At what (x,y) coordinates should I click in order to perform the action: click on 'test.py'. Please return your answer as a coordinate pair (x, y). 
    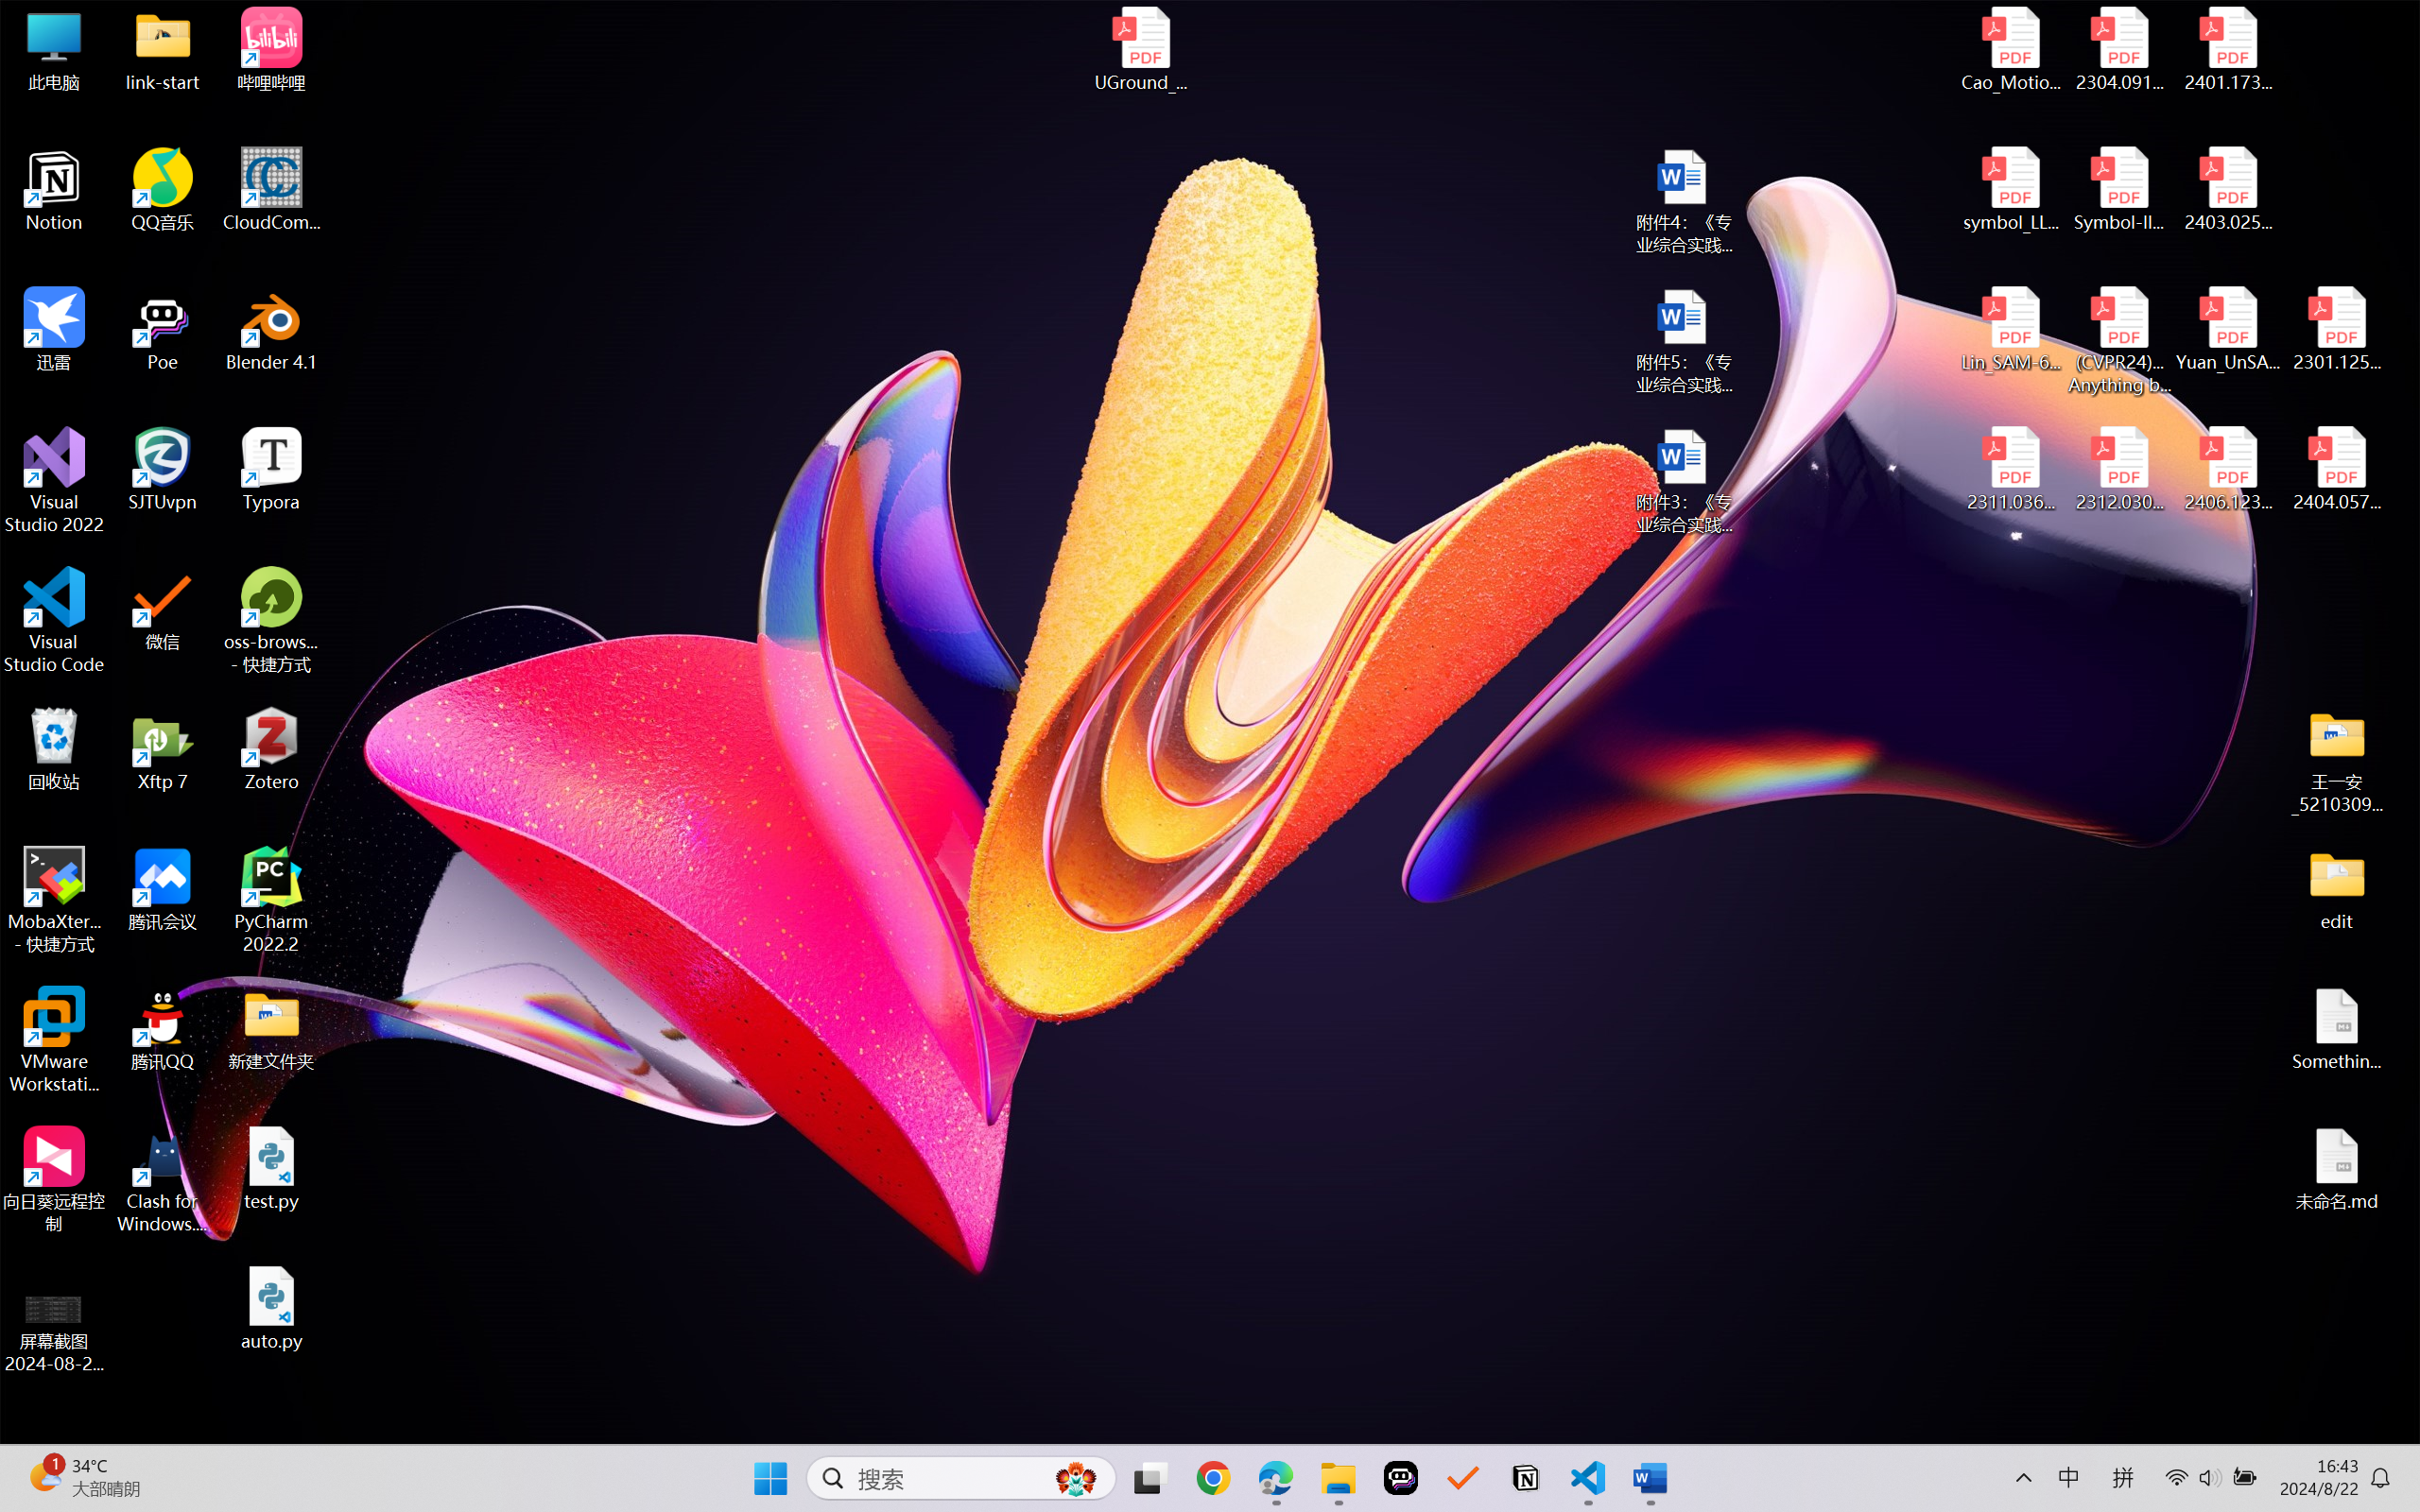
    Looking at the image, I should click on (271, 1167).